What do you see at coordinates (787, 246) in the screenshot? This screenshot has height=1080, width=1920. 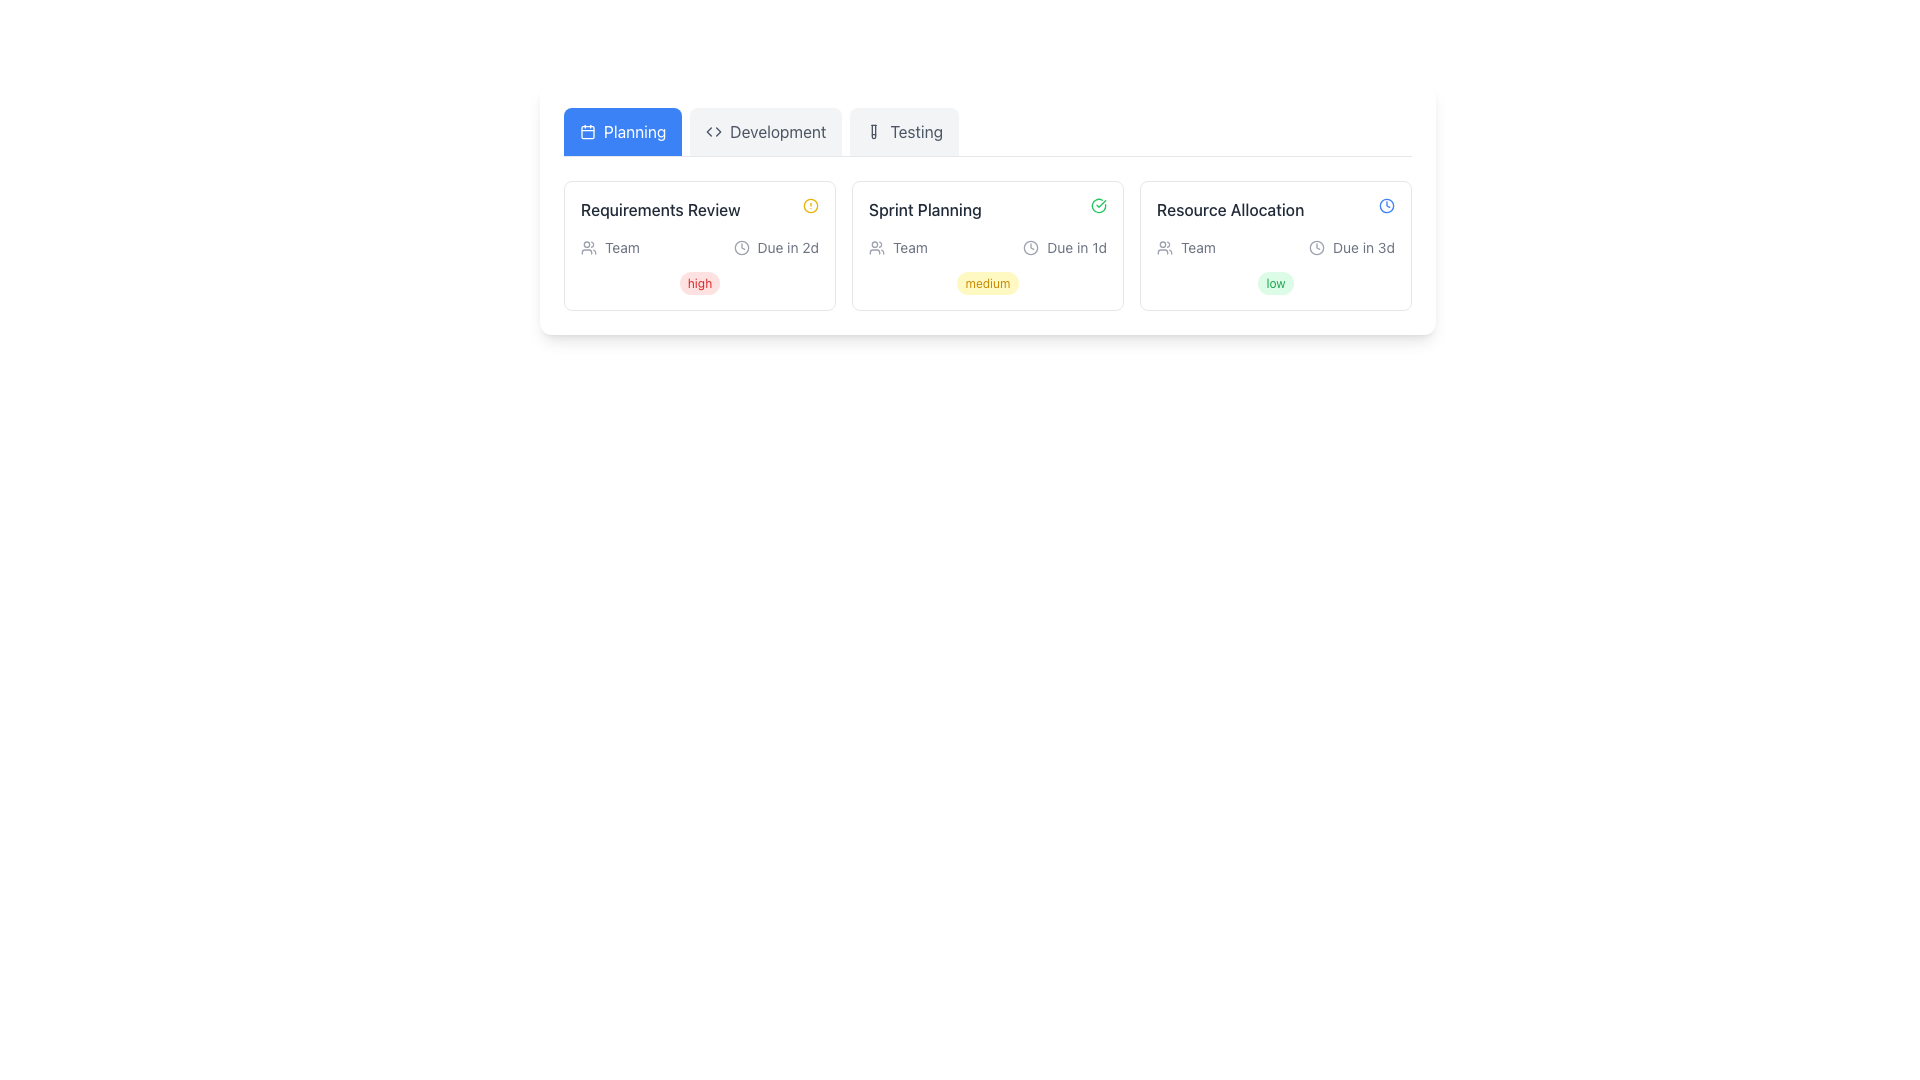 I see `the time left text label indicating the due date for the 'Requirements Review' task, located below the task title and team name, to the right of the clock icon` at bounding box center [787, 246].